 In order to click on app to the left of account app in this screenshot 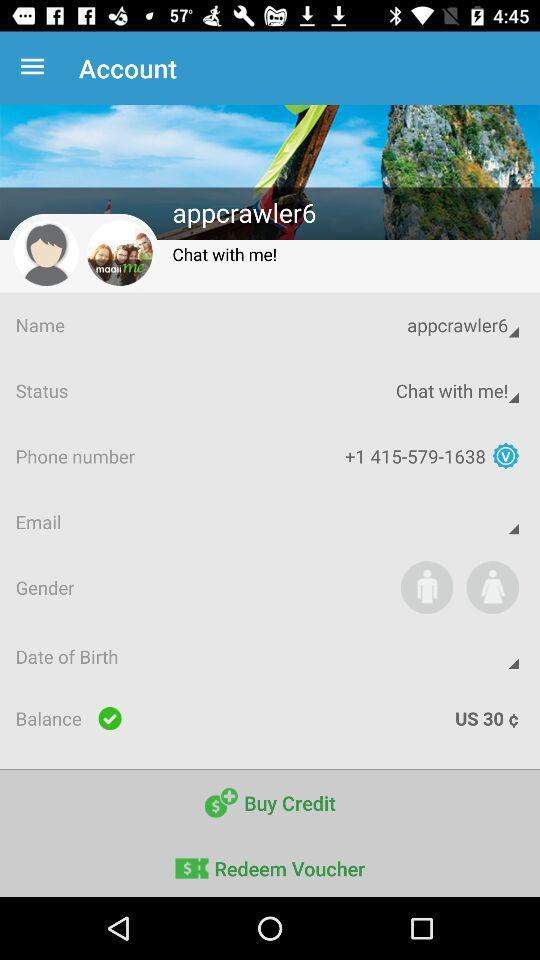, I will do `click(36, 68)`.